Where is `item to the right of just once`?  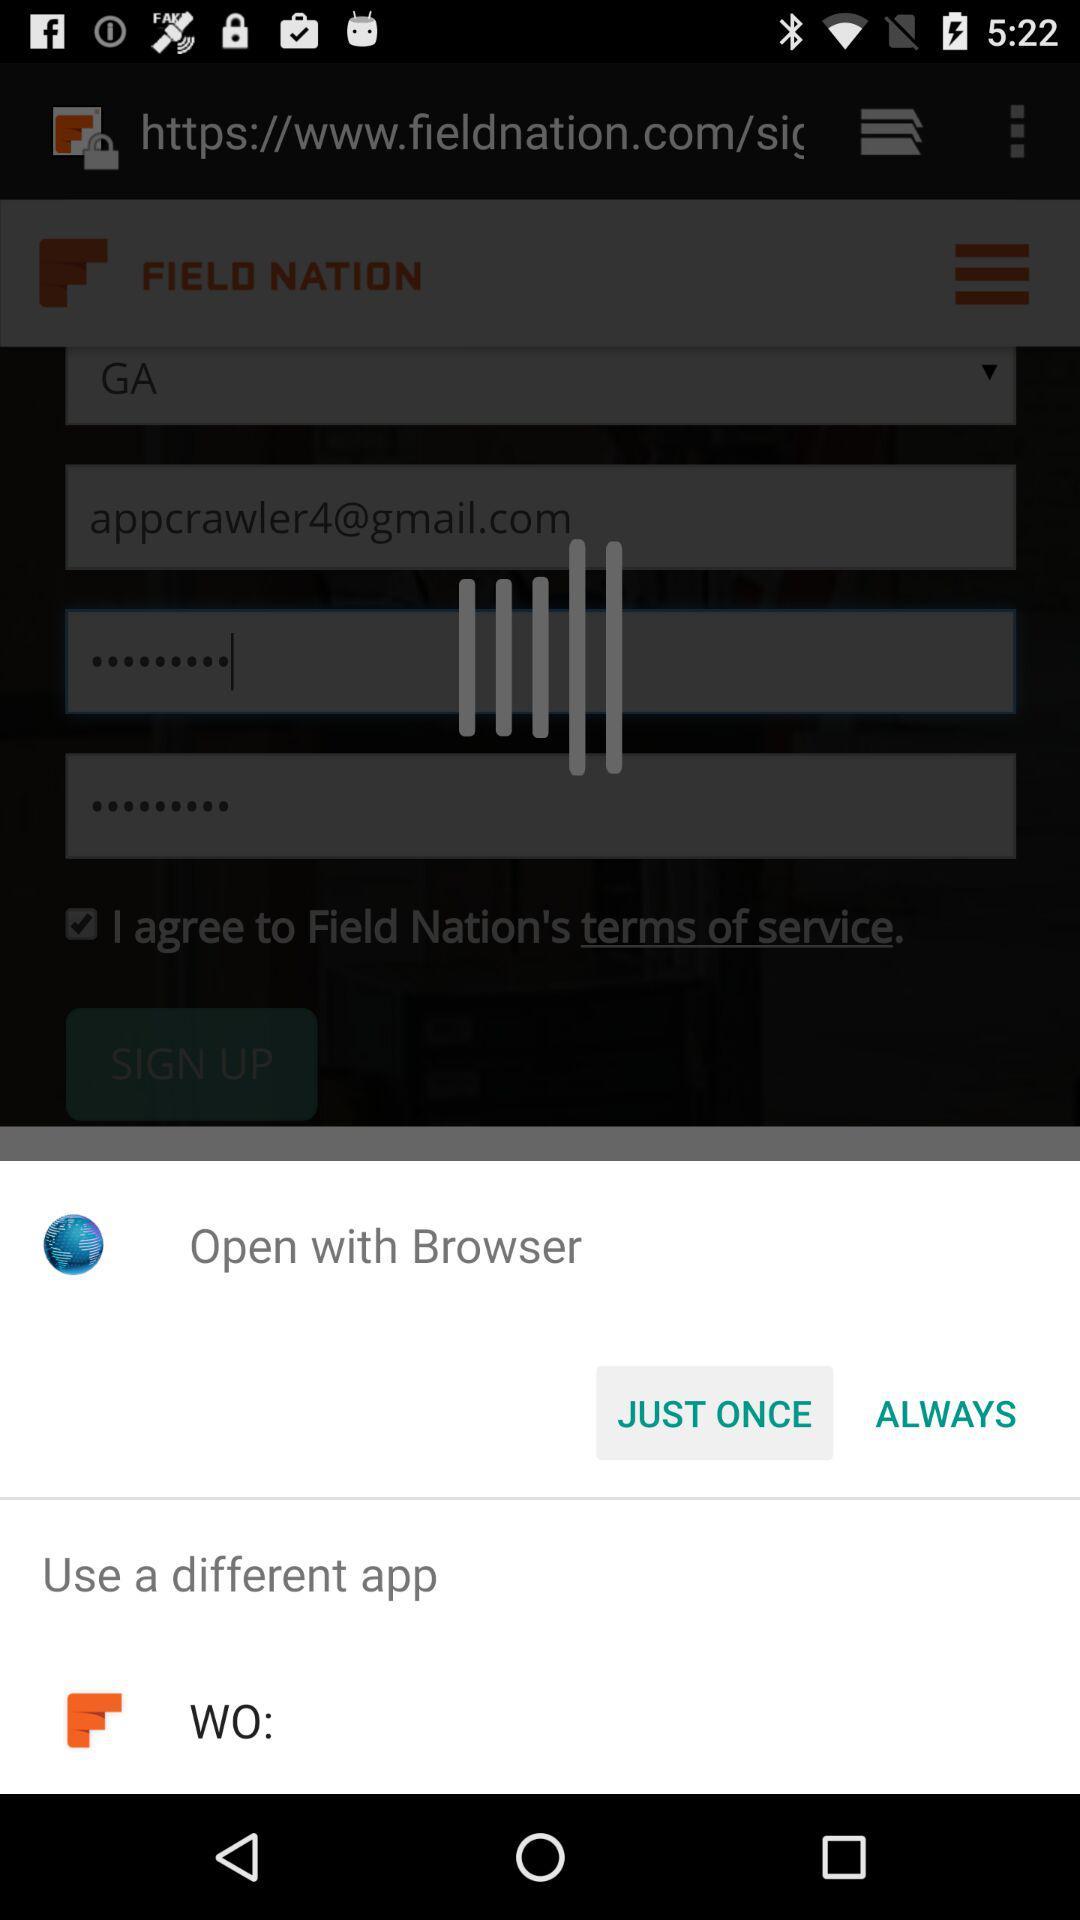 item to the right of just once is located at coordinates (945, 1411).